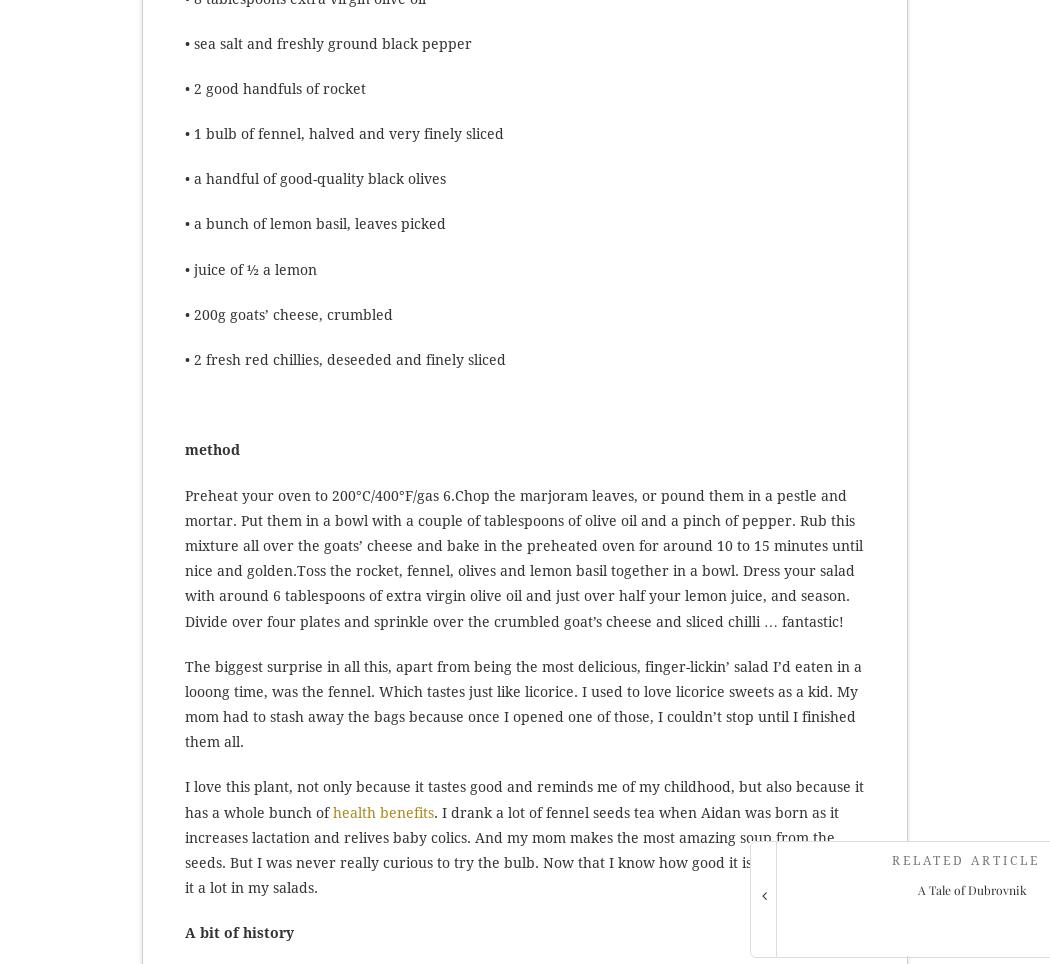 The height and width of the screenshot is (964, 1050). What do you see at coordinates (343, 133) in the screenshot?
I see `'• 1 bulb of fennel, halved and very finely sliced'` at bounding box center [343, 133].